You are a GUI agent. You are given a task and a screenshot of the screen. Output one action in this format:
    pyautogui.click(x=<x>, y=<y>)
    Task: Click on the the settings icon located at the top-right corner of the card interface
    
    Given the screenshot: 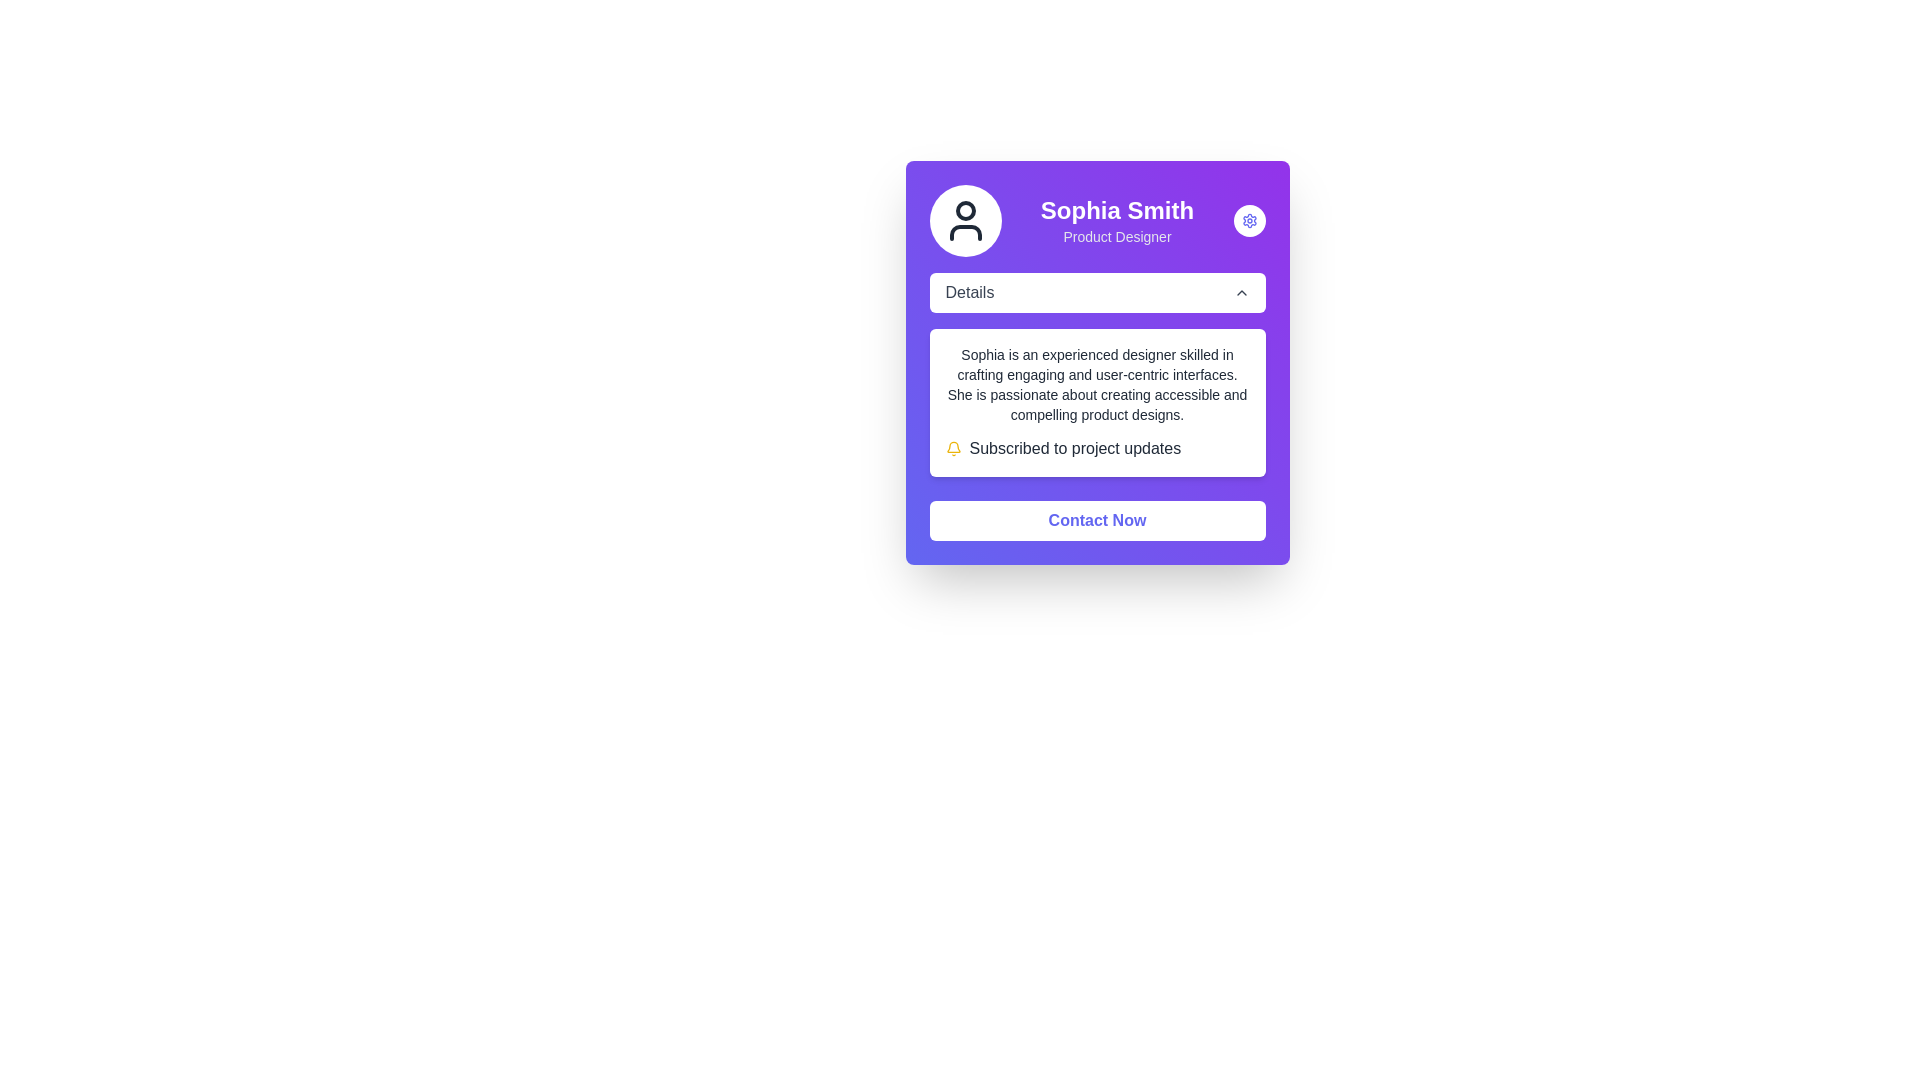 What is the action you would take?
    pyautogui.click(x=1248, y=220)
    